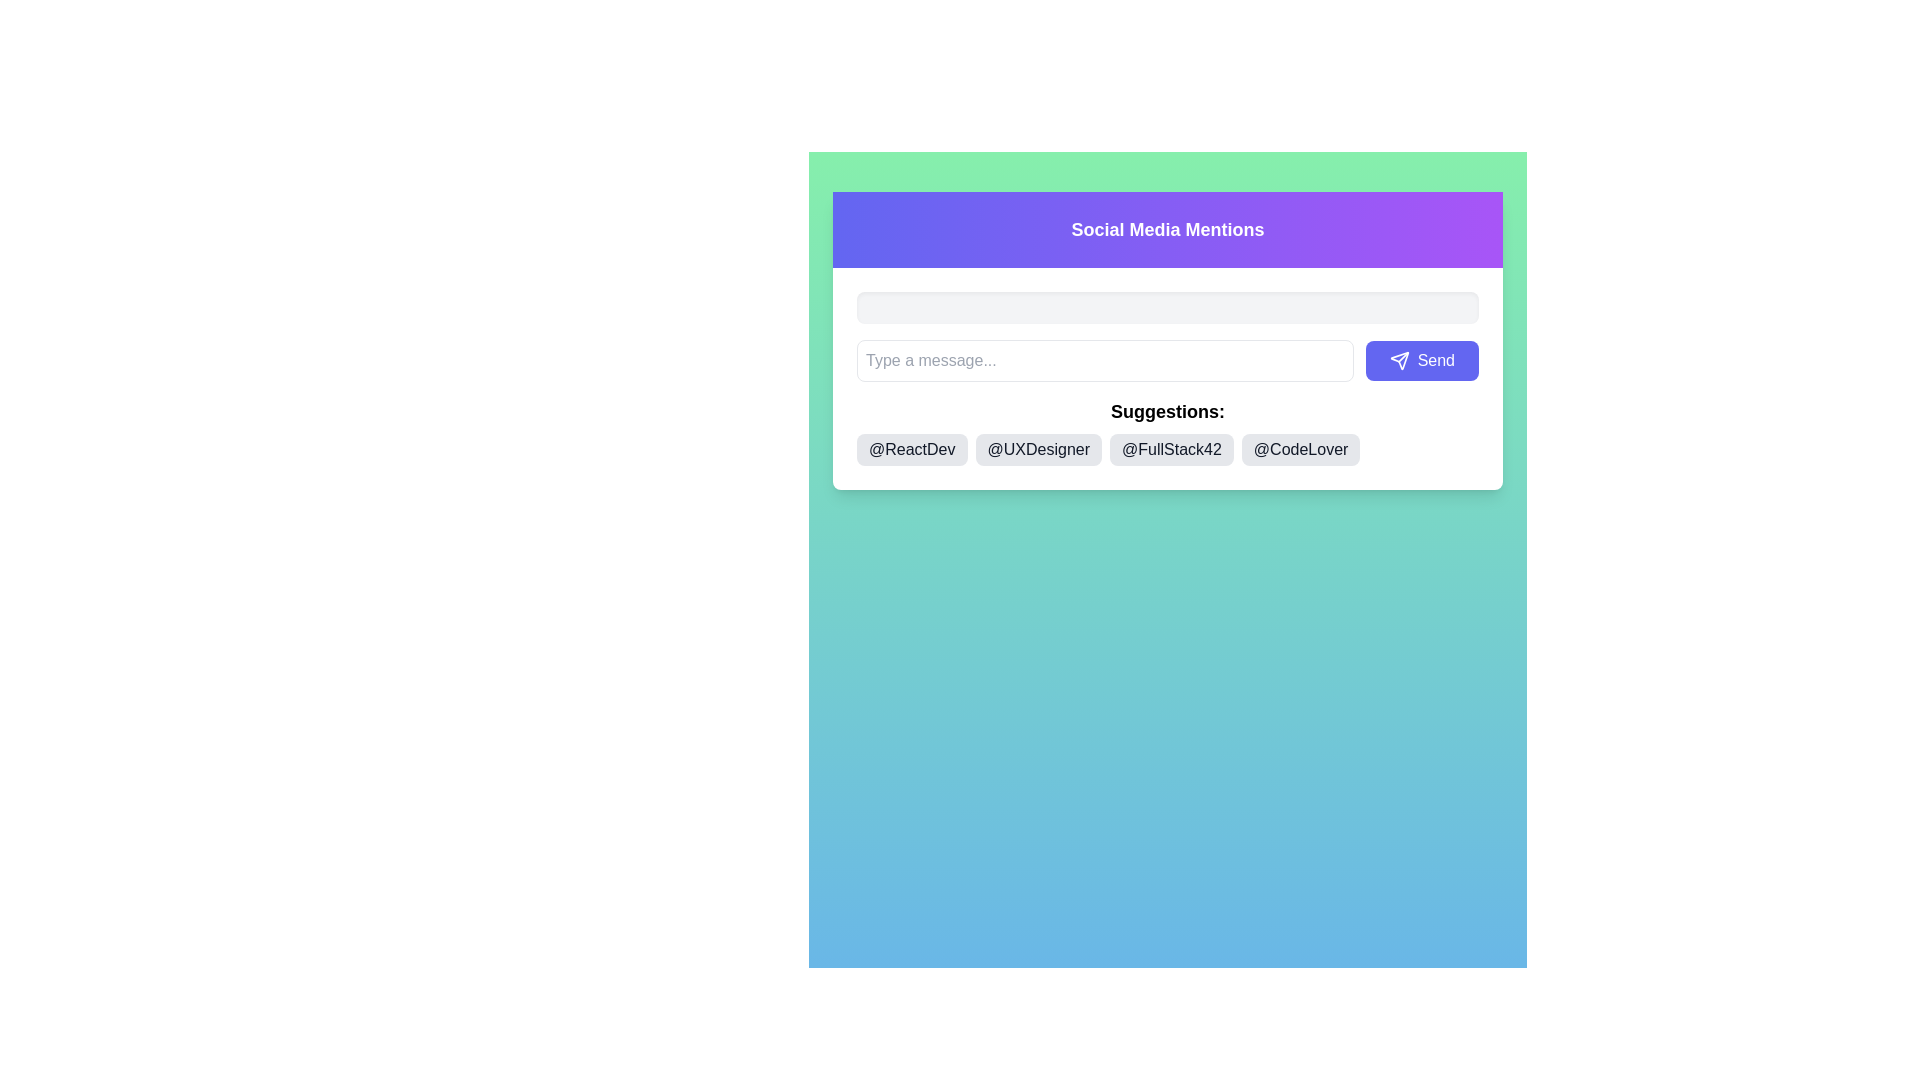 The image size is (1920, 1080). I want to click on the interactive tag-like element for '@CodeLover', so click(1301, 450).